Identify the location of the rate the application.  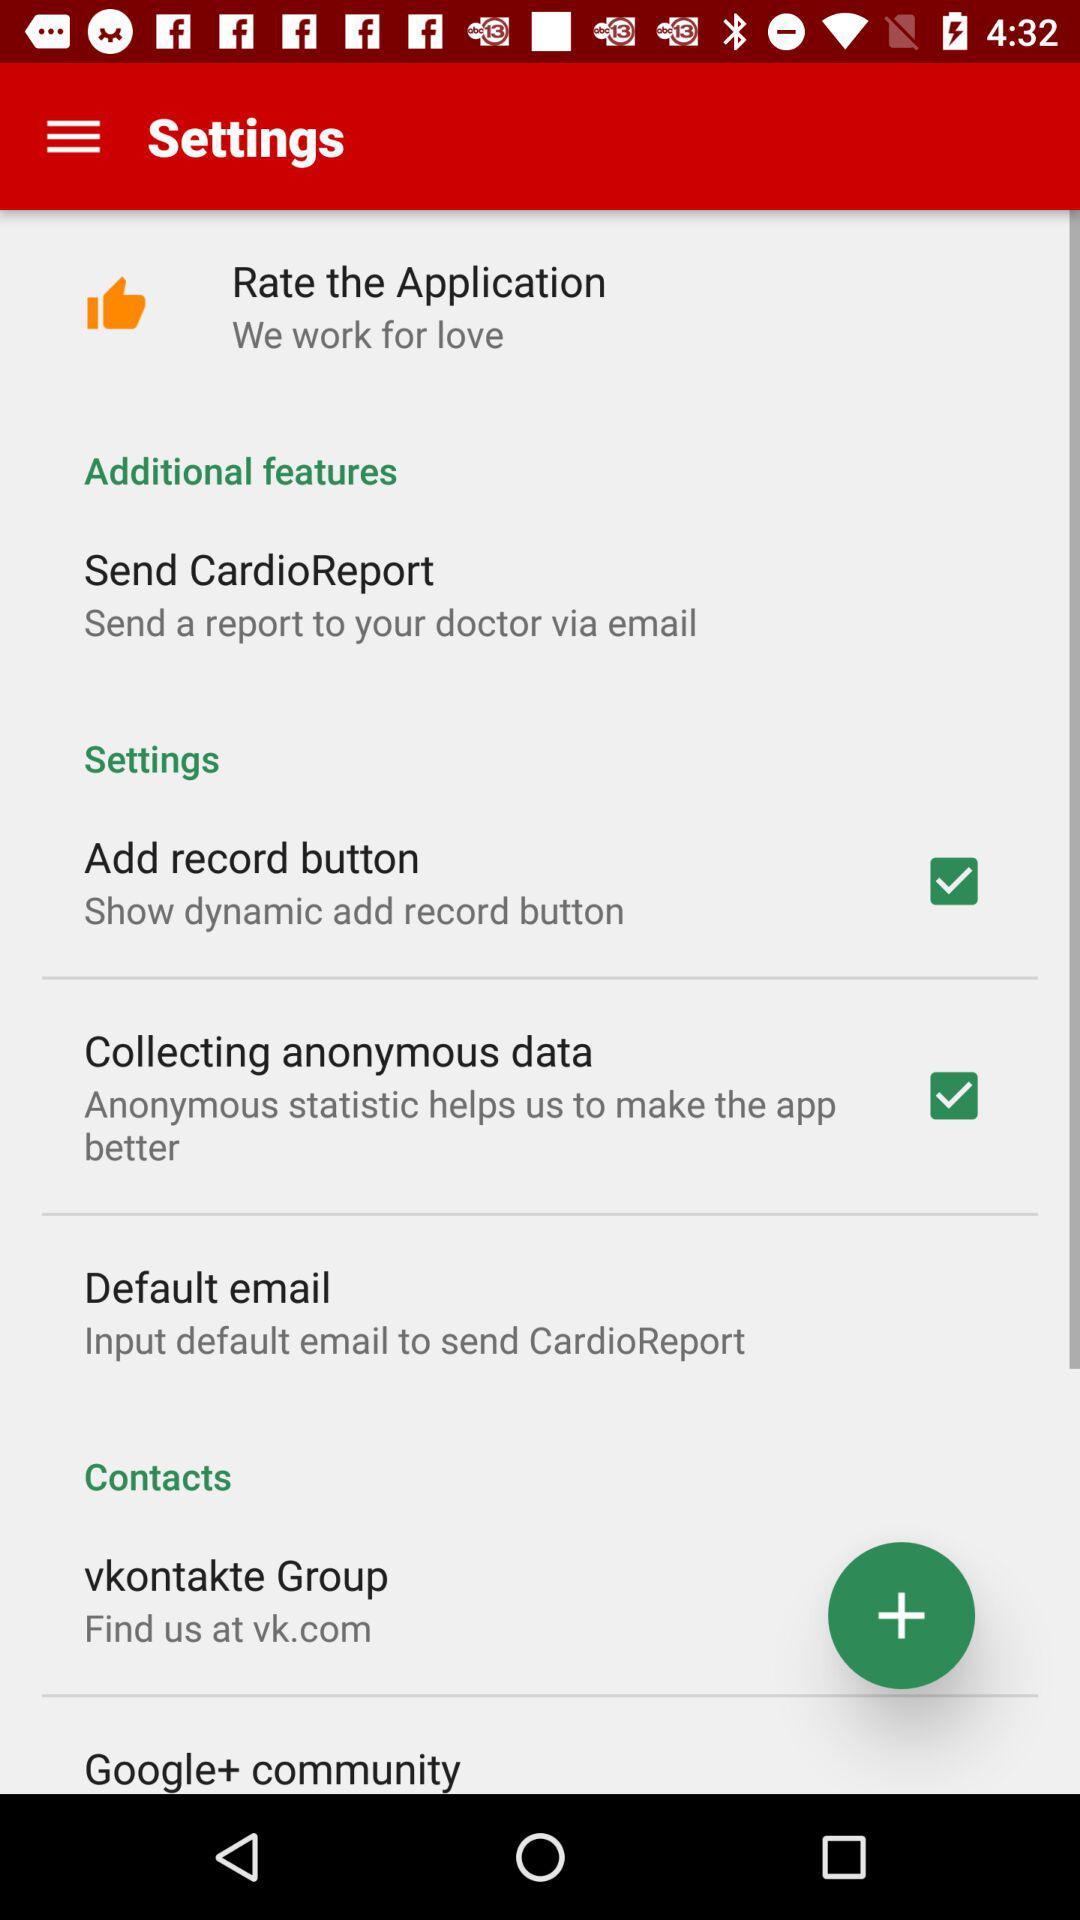
(418, 279).